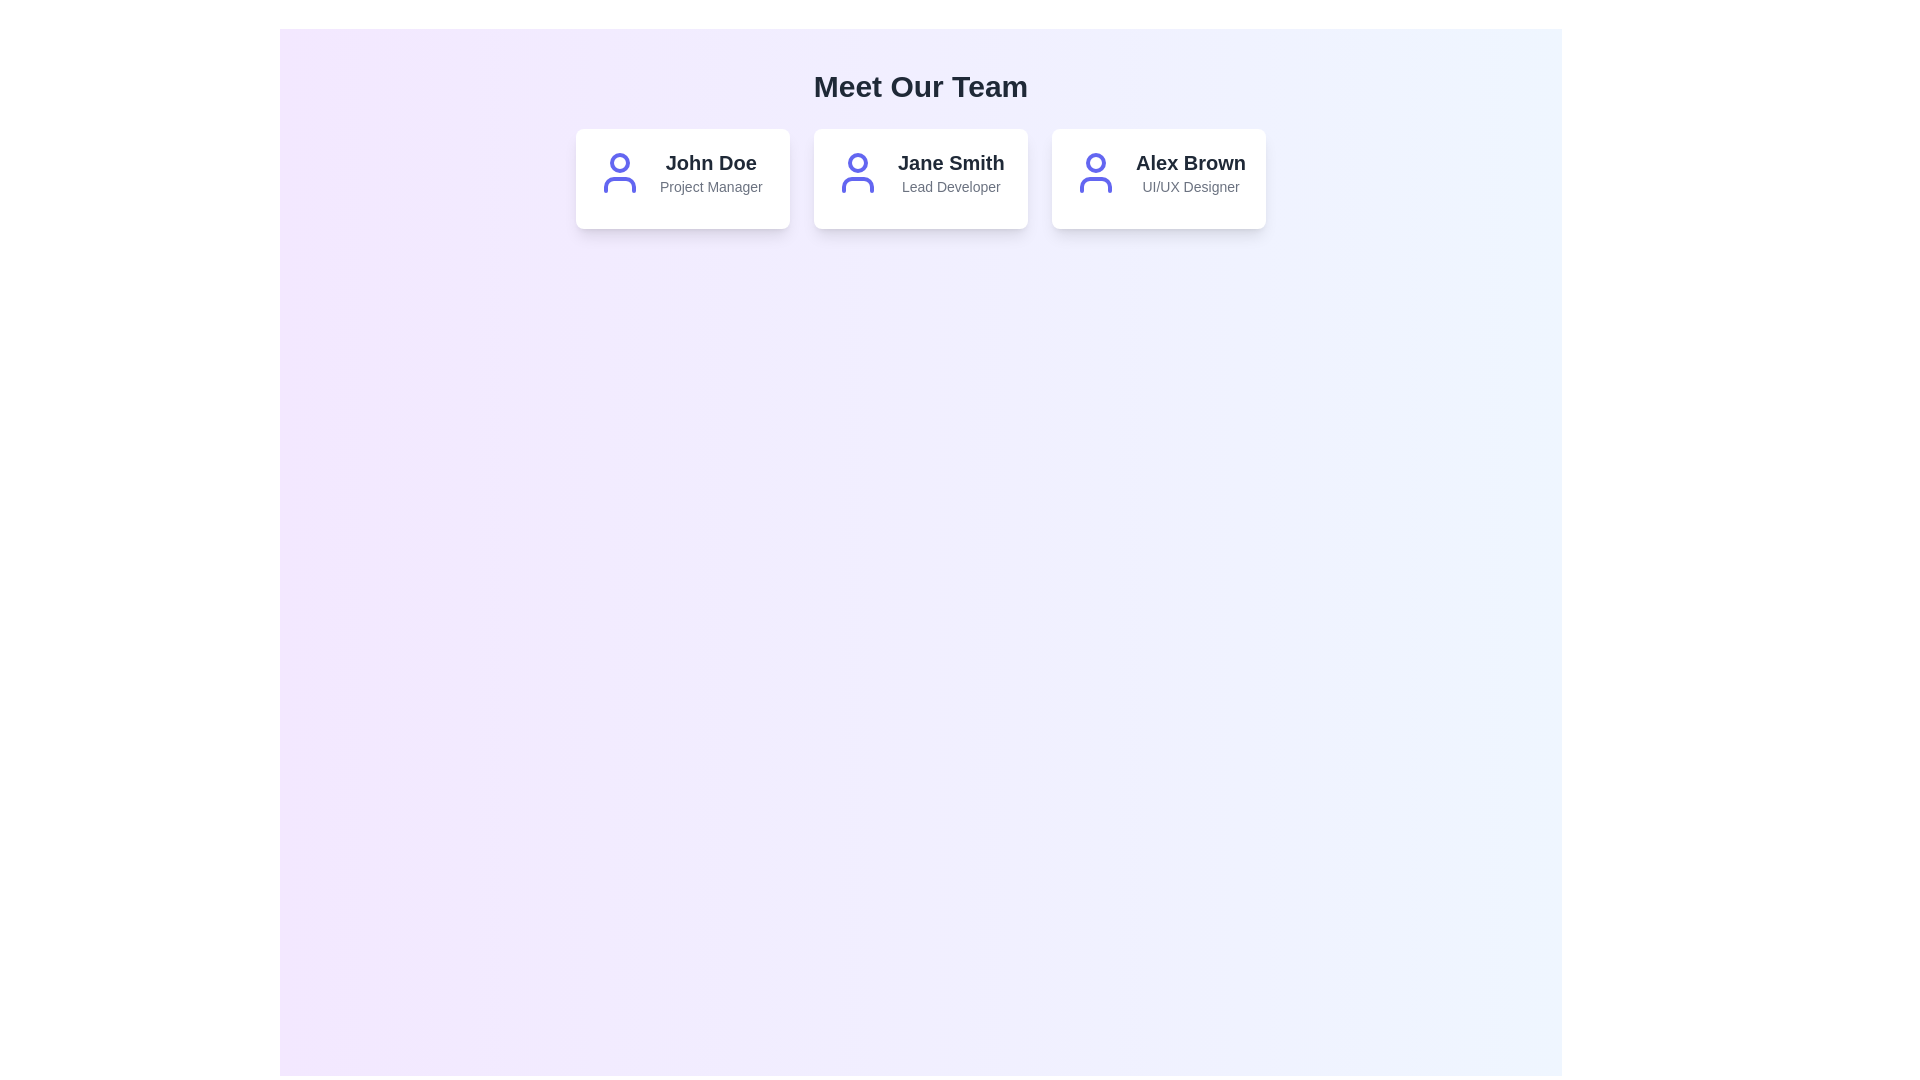 The width and height of the screenshot is (1920, 1080). Describe the element at coordinates (950, 172) in the screenshot. I see `displayed text of the text block labeled 'Jane Smith' which is styled in bold and larger font, followed by 'Lead Developer' in smaller font, located in the middle of the team members section` at that location.